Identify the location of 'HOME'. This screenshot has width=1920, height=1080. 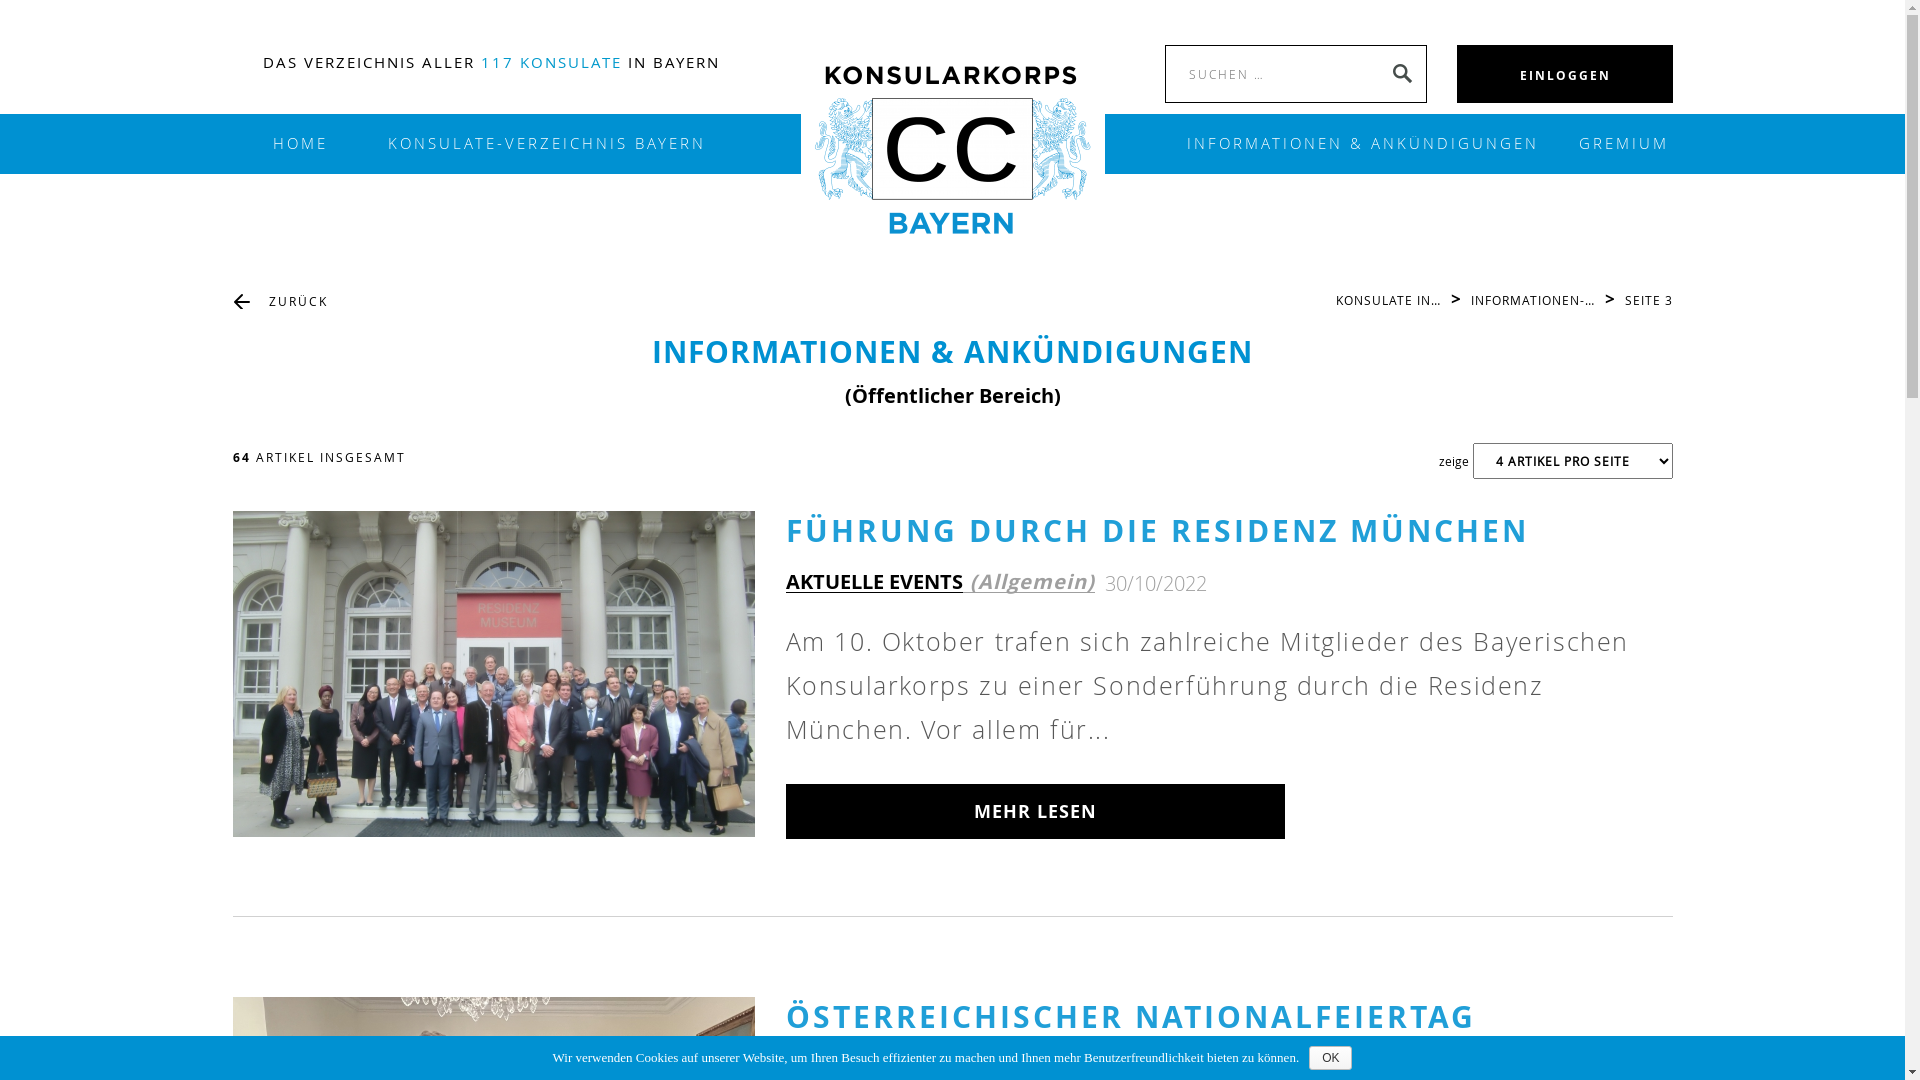
(298, 142).